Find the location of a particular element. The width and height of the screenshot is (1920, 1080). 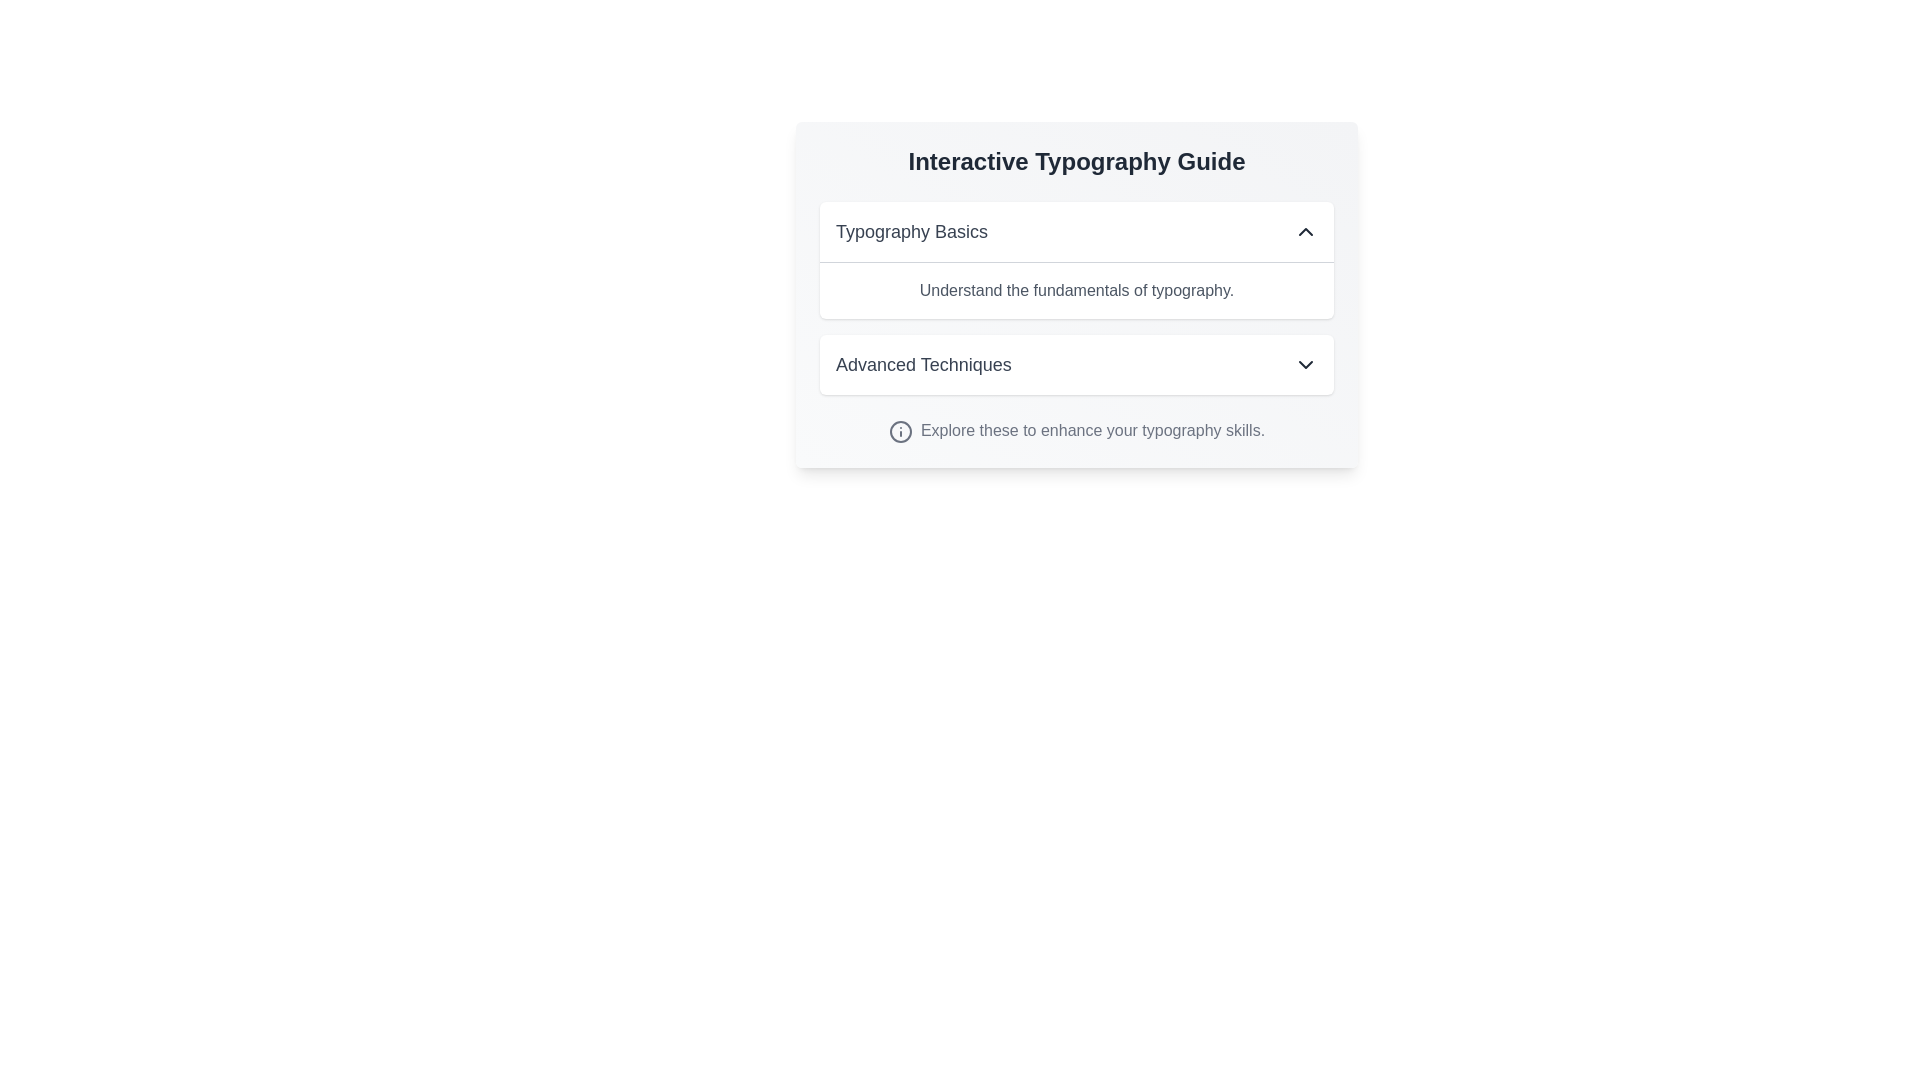

the text block displaying the title 'Interactive Typography Guide', which is bold and centered, located above the sections 'Typography Basics' and 'Advanced Techniques' is located at coordinates (1075, 161).